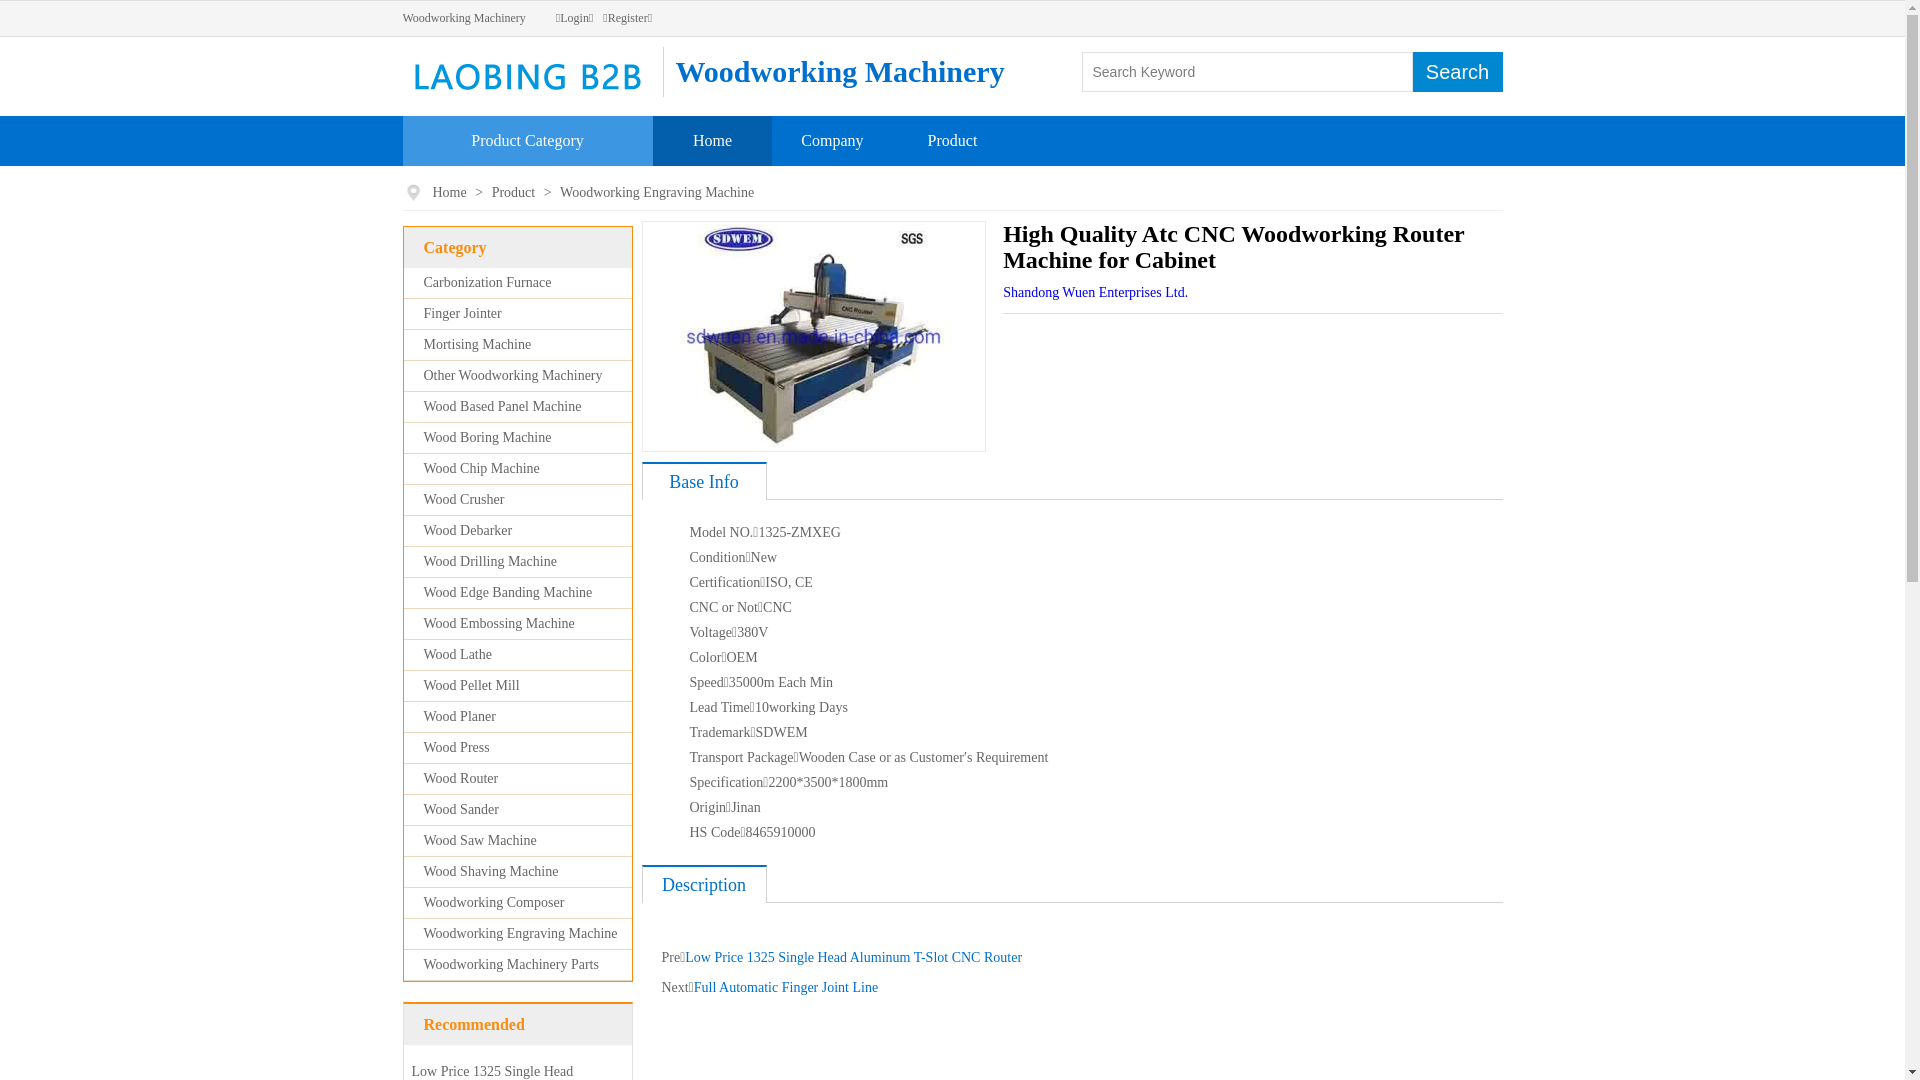 The image size is (1920, 1080). What do you see at coordinates (422, 684) in the screenshot?
I see `'Wood Pellet Mill'` at bounding box center [422, 684].